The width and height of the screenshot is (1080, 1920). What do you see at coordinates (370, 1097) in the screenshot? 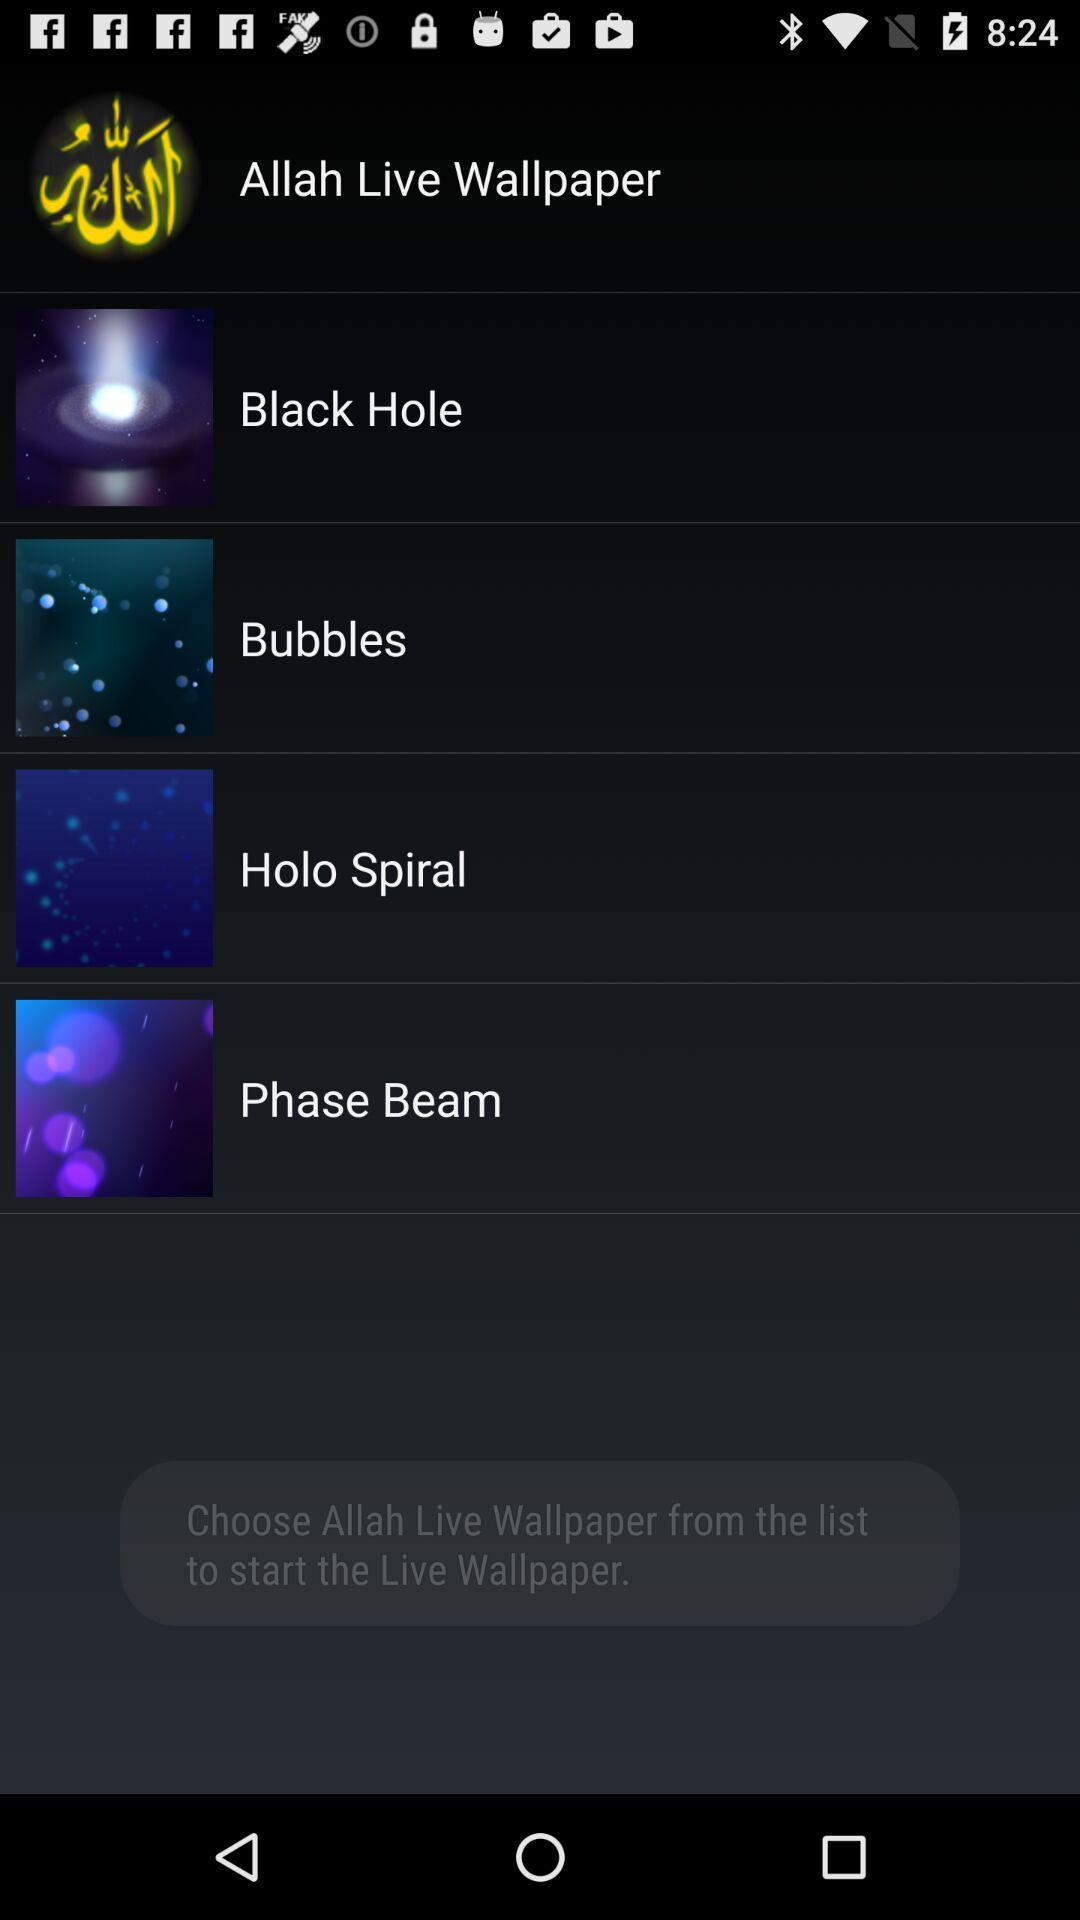
I see `phase beam app` at bounding box center [370, 1097].